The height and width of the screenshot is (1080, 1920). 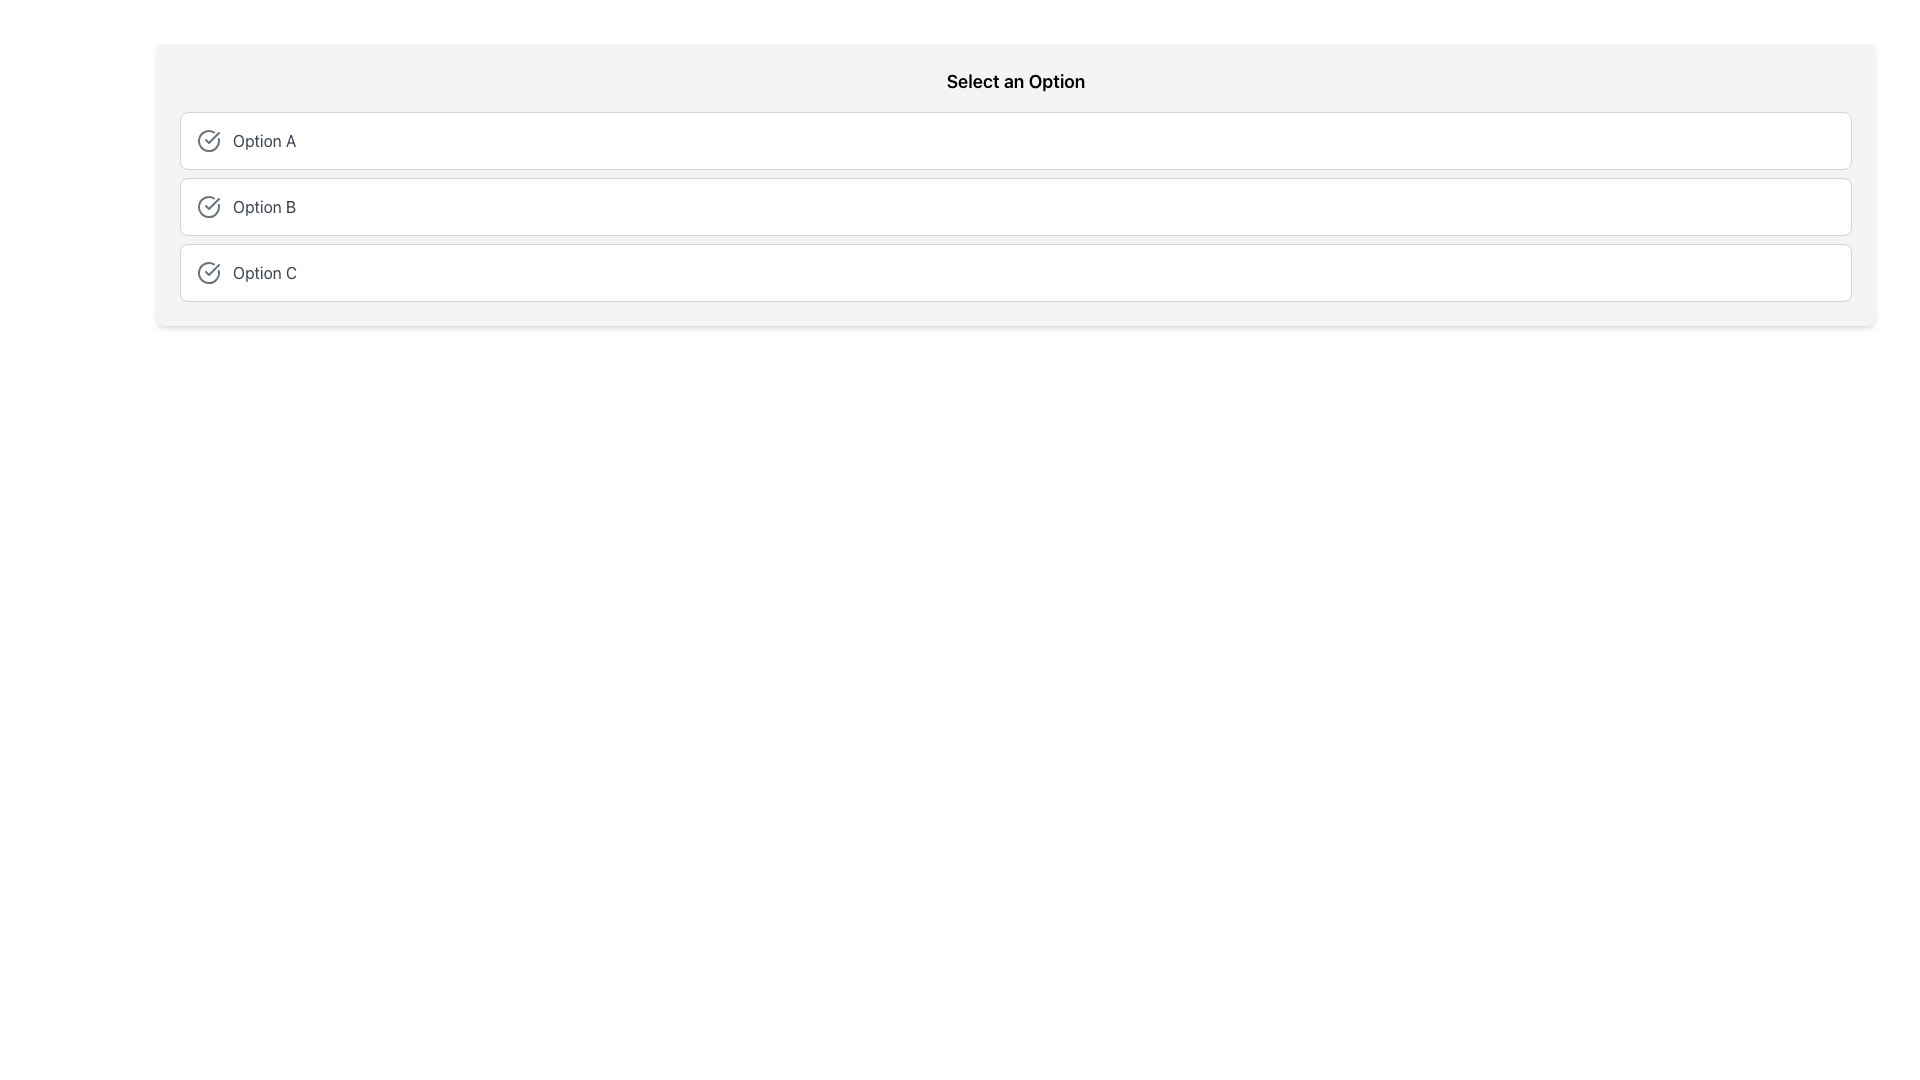 What do you see at coordinates (264, 273) in the screenshot?
I see `the textual label for the third option in the vertical list of selectable items, which indicates its title to the user` at bounding box center [264, 273].